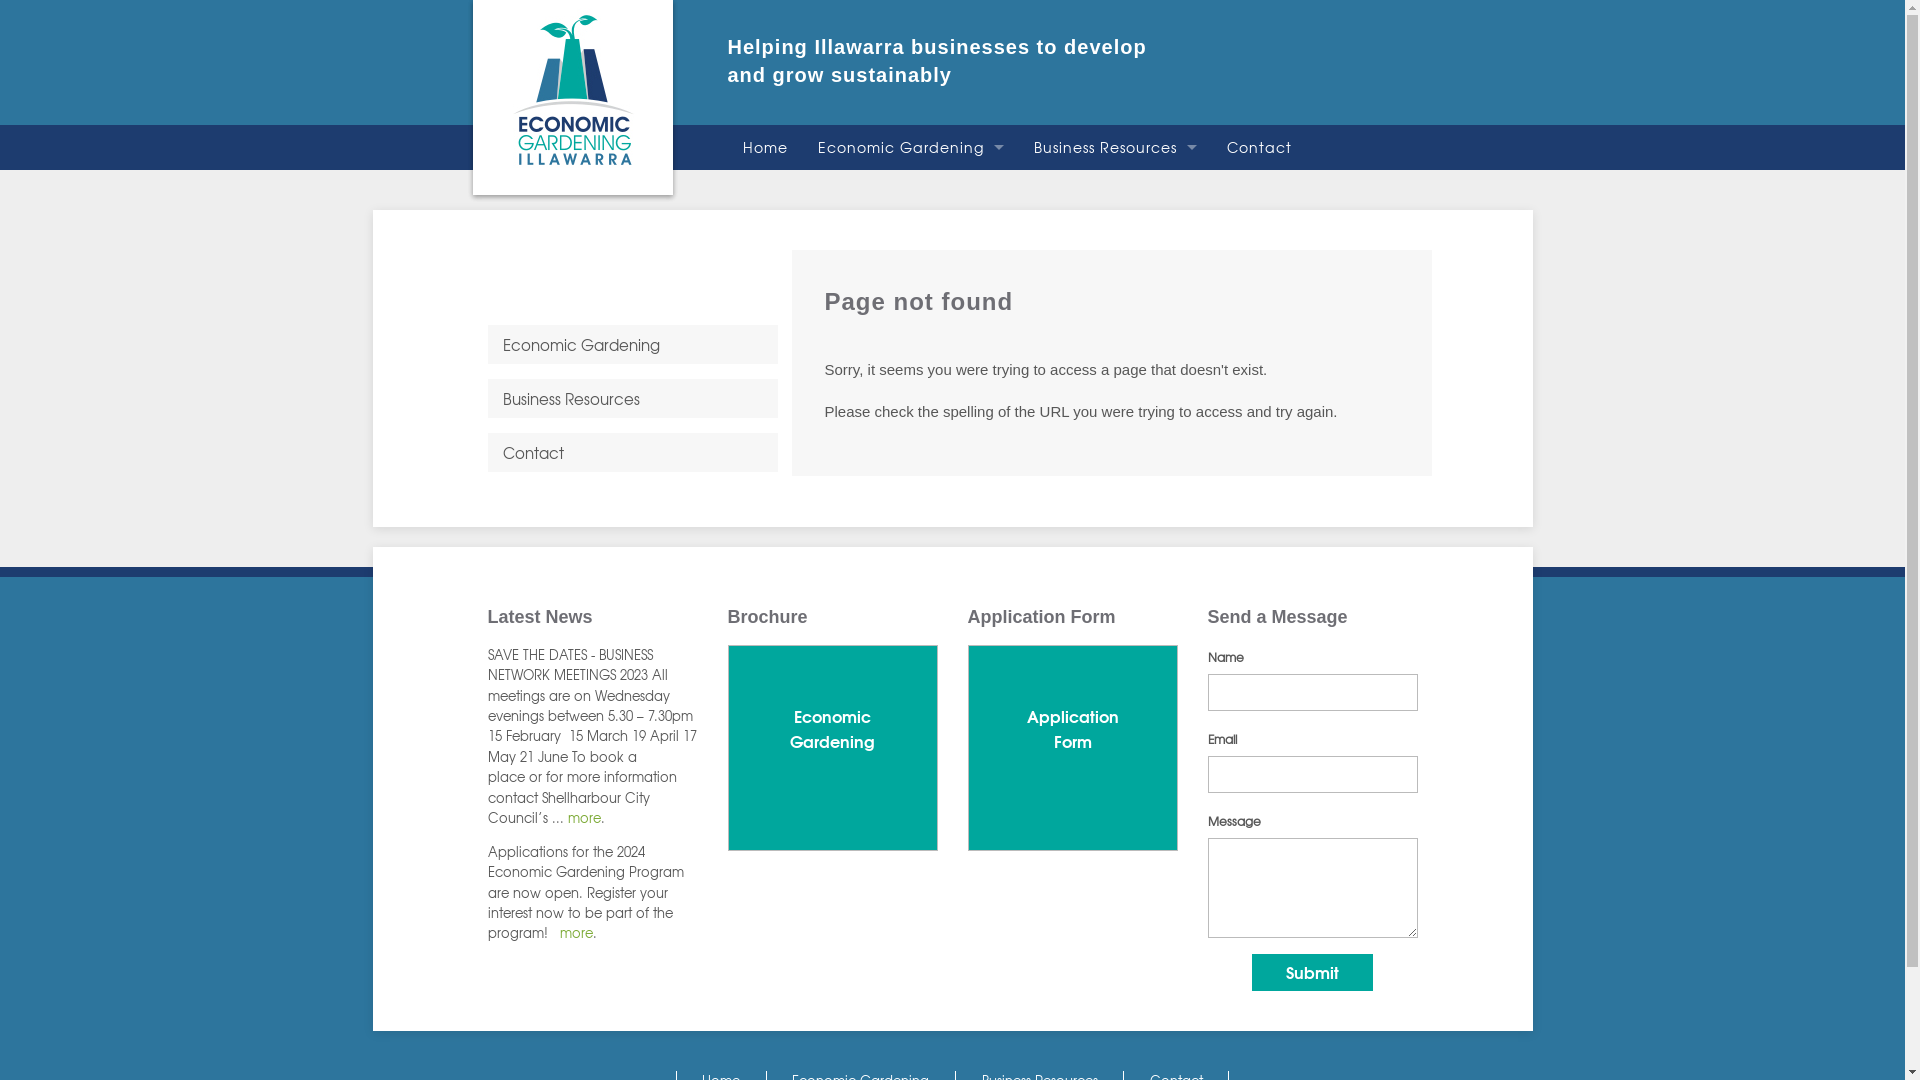 The image size is (1920, 1080). Describe the element at coordinates (583, 817) in the screenshot. I see `'more'` at that location.